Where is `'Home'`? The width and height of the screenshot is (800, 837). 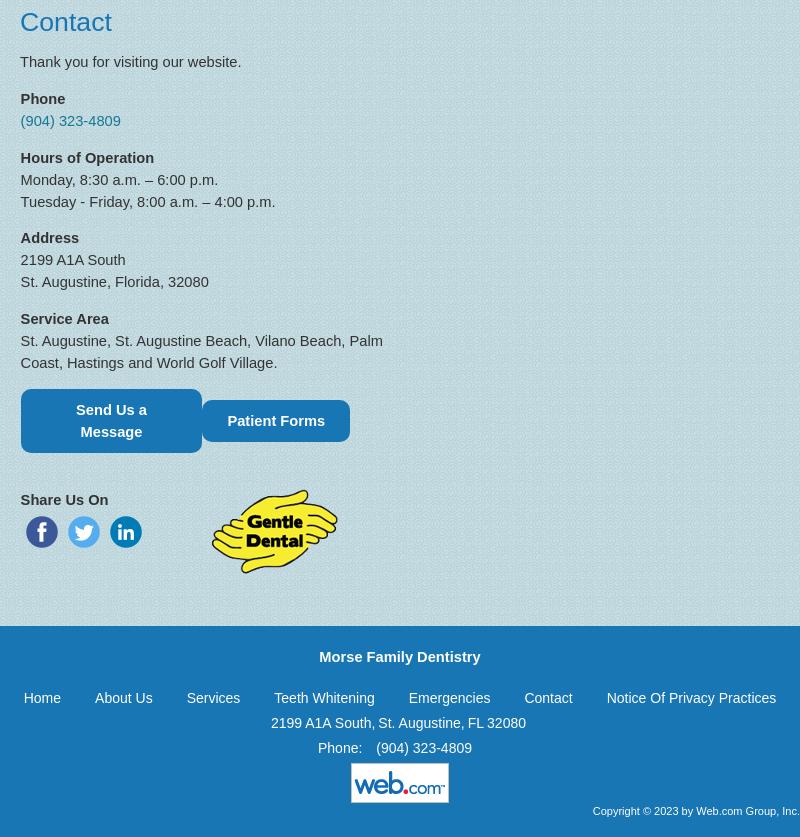 'Home' is located at coordinates (41, 696).